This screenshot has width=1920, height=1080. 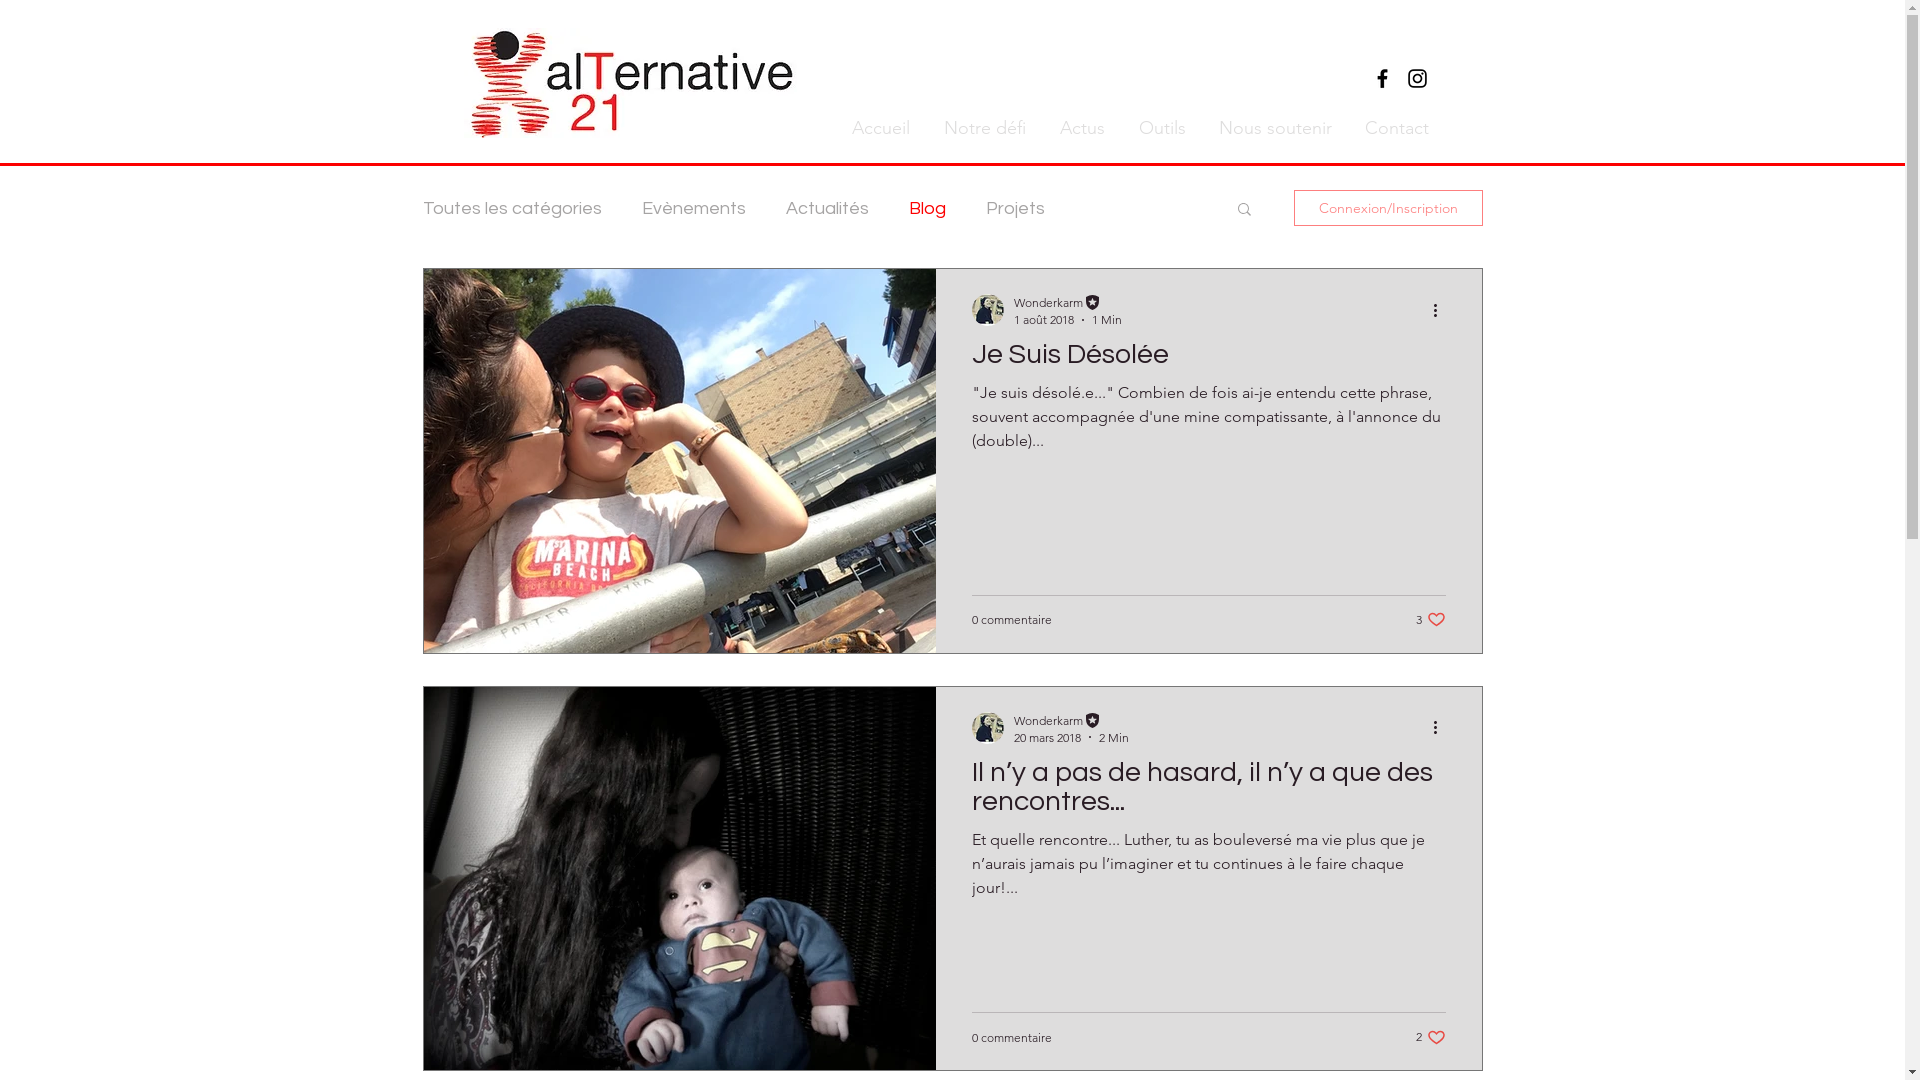 I want to click on 'Wonderkarm', so click(x=1066, y=302).